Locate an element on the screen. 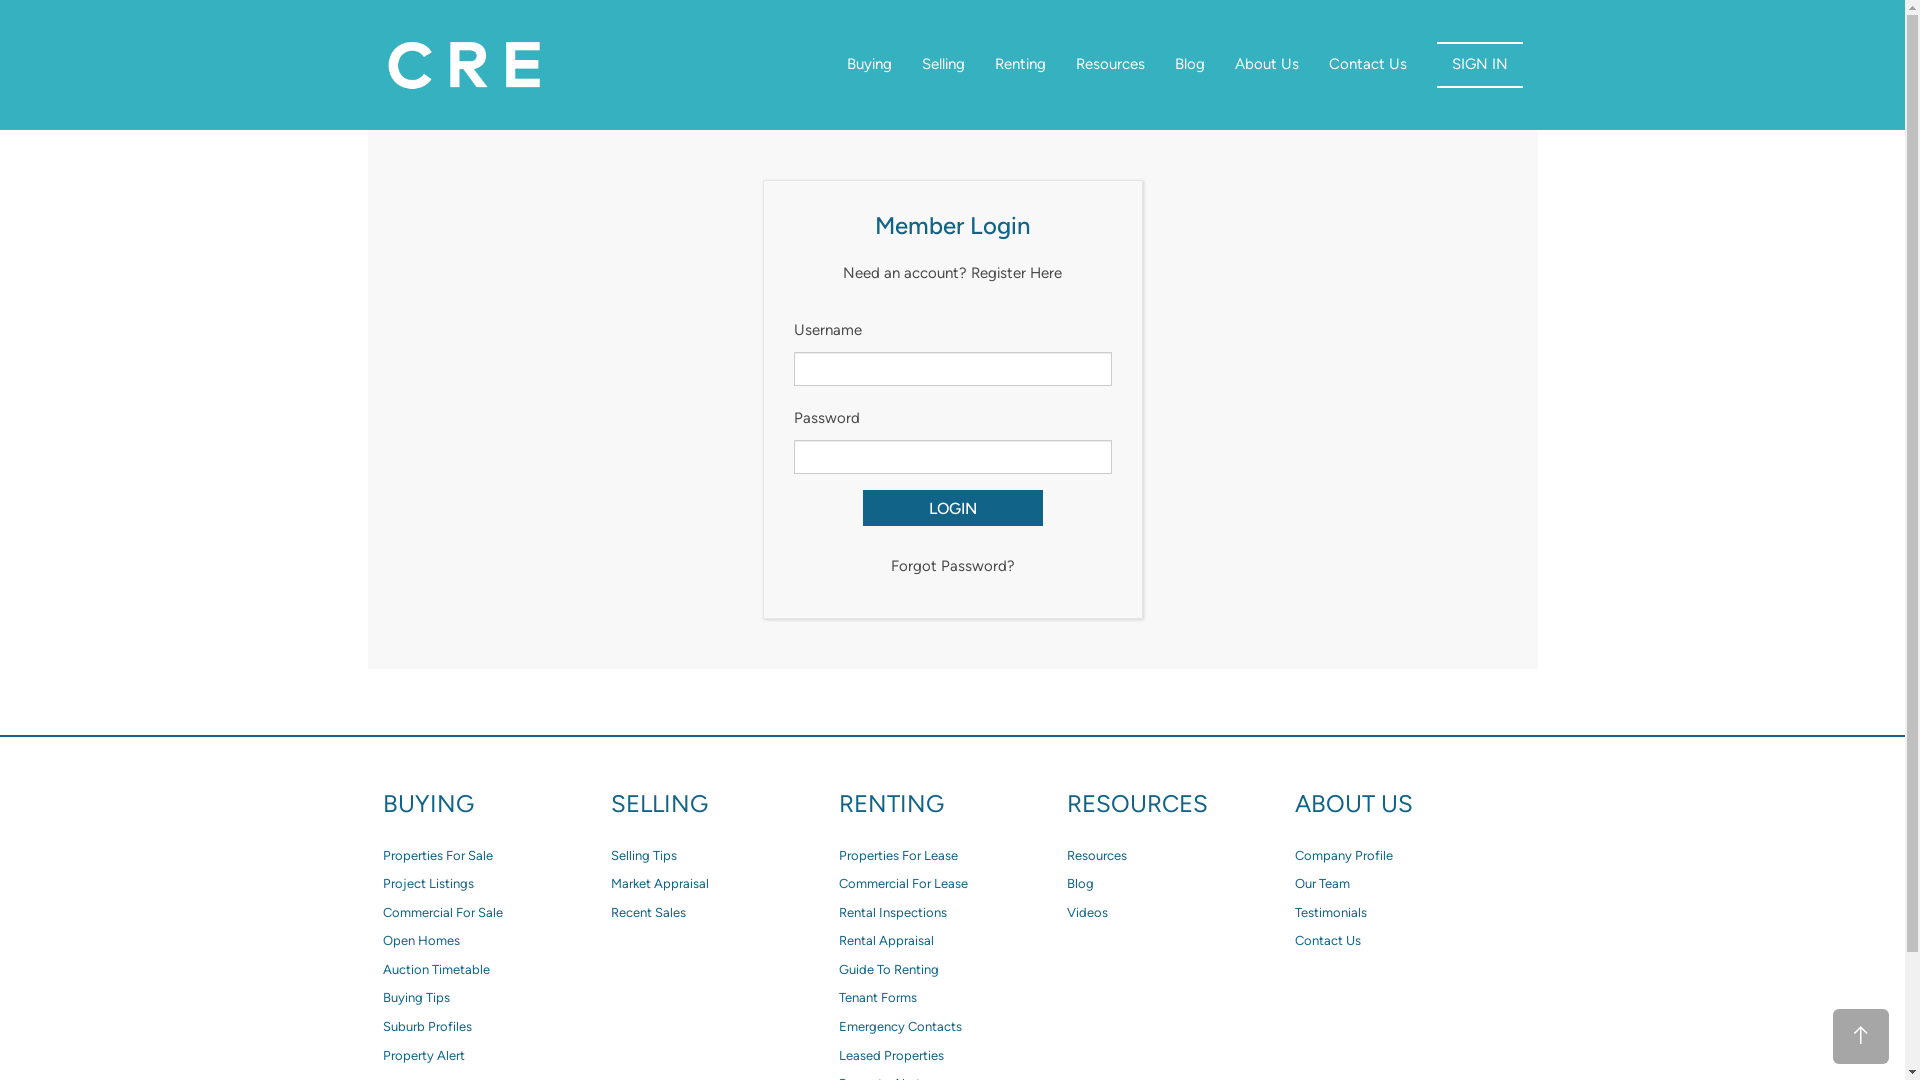  'Rental Appraisal' is located at coordinates (950, 941).